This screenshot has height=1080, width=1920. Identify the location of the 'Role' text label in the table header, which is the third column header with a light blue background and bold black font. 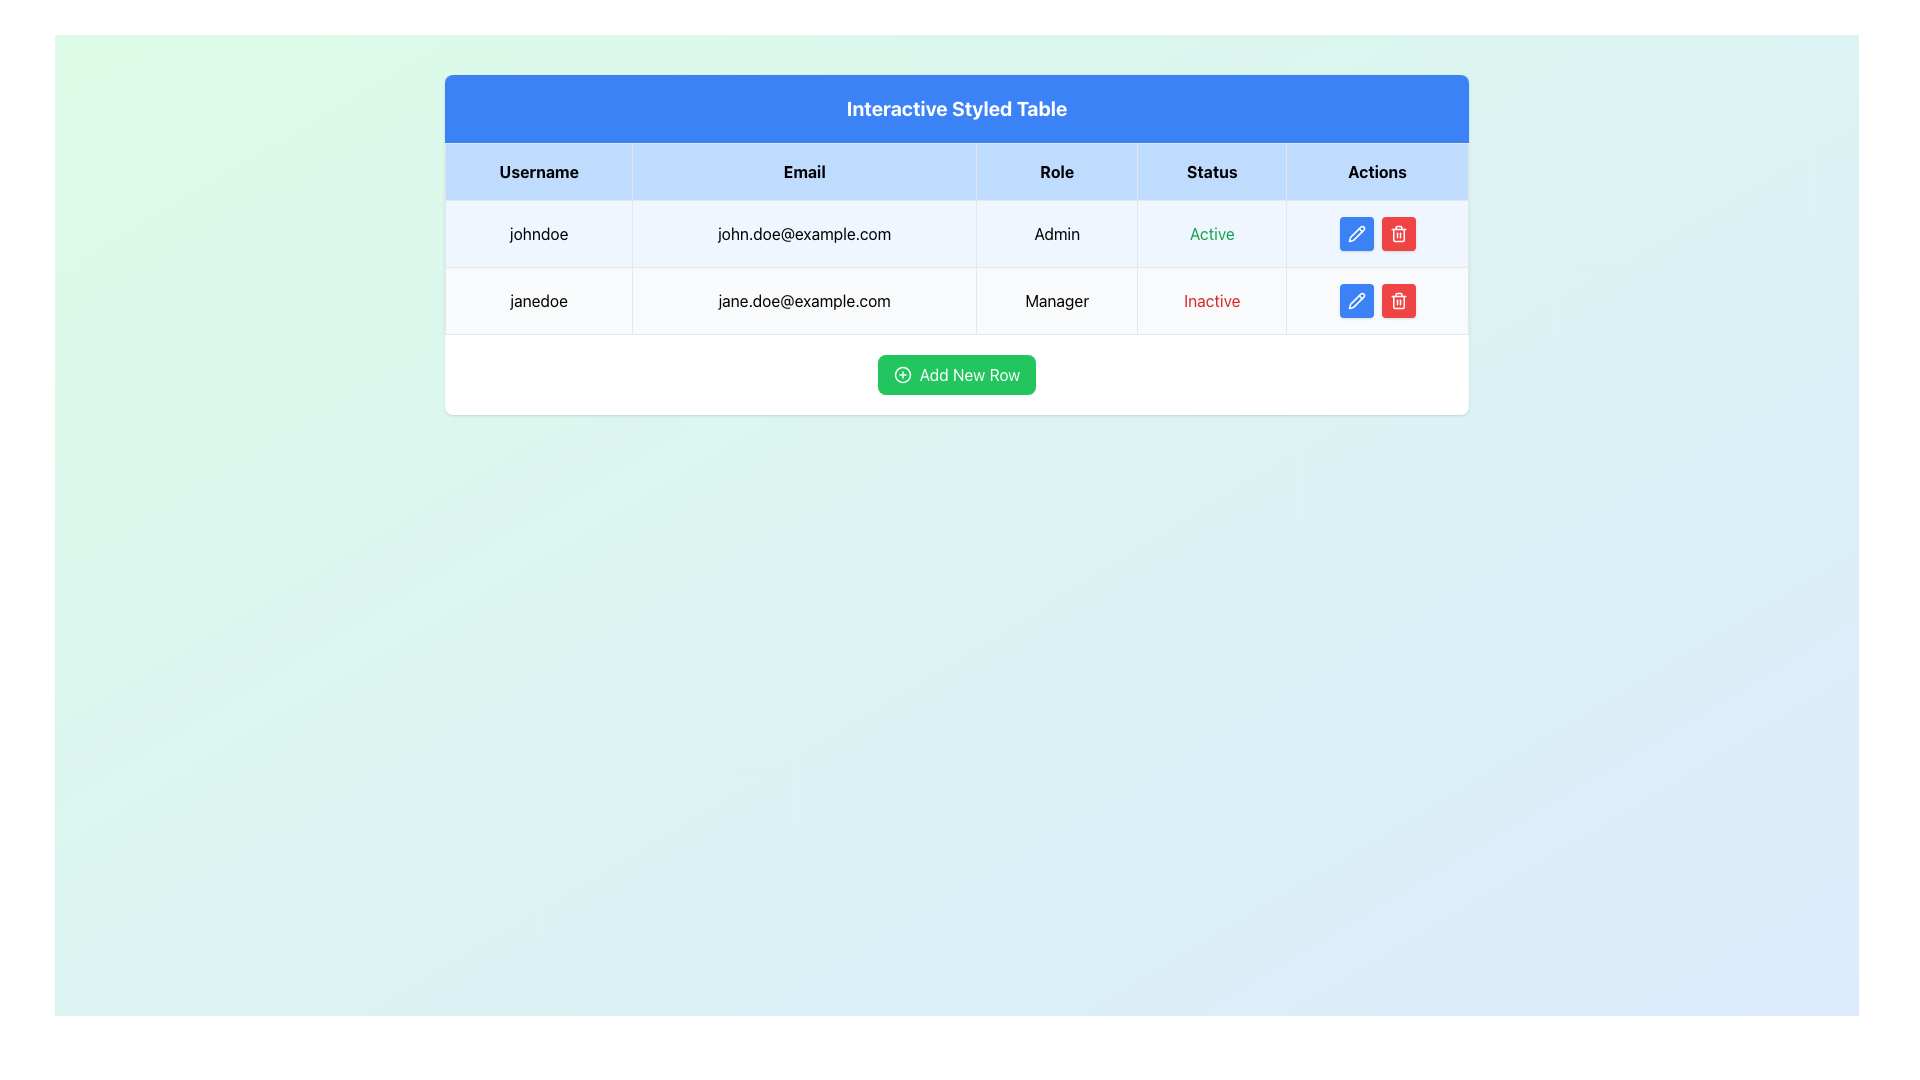
(1056, 171).